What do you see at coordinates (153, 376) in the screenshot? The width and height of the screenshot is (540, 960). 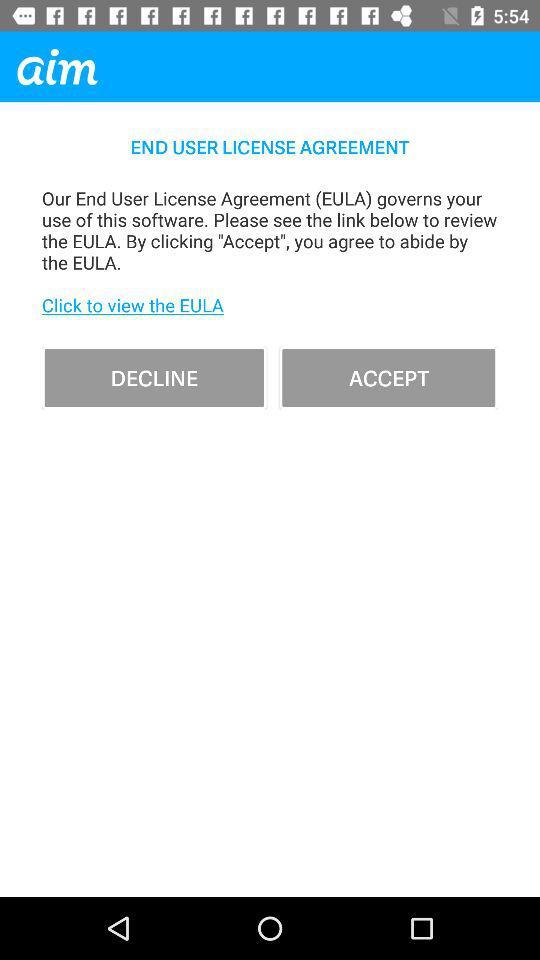 I see `the icon to the left of the accept button` at bounding box center [153, 376].